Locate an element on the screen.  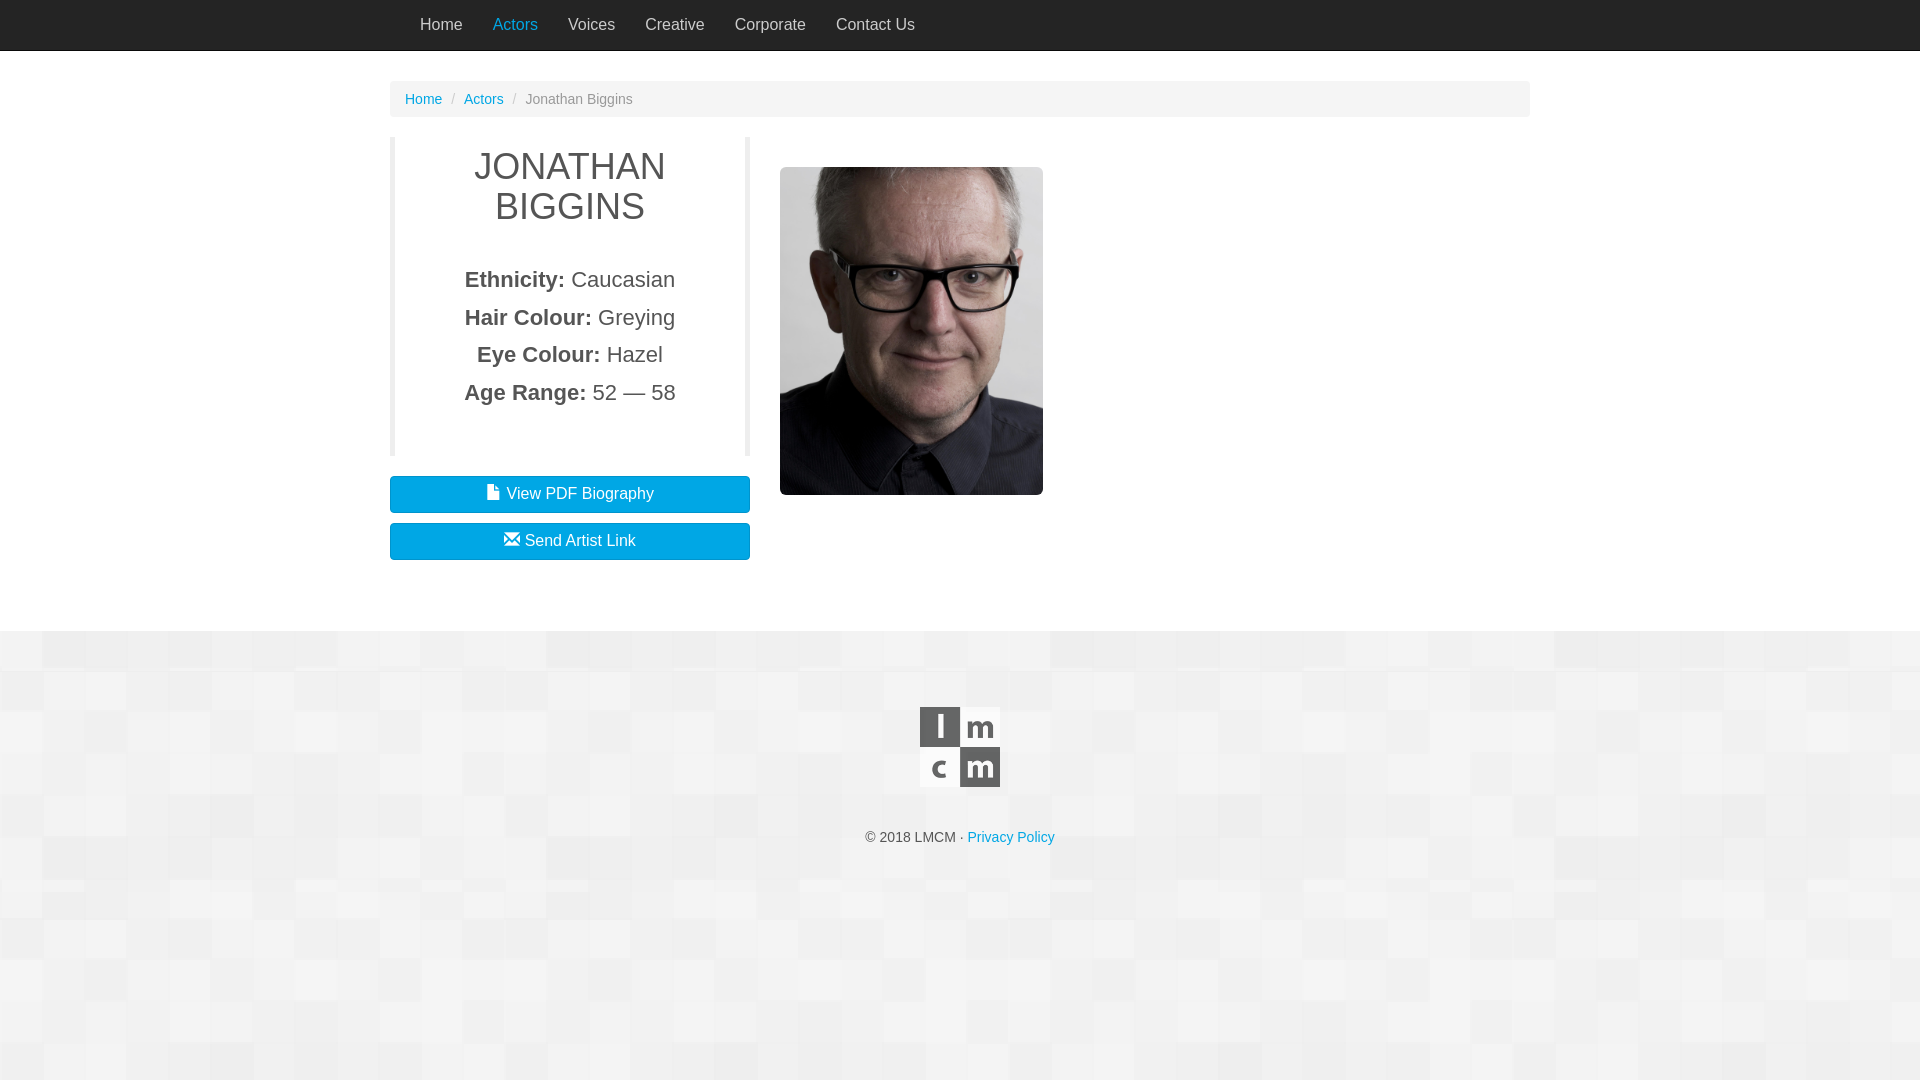
'Actors' is located at coordinates (463, 99).